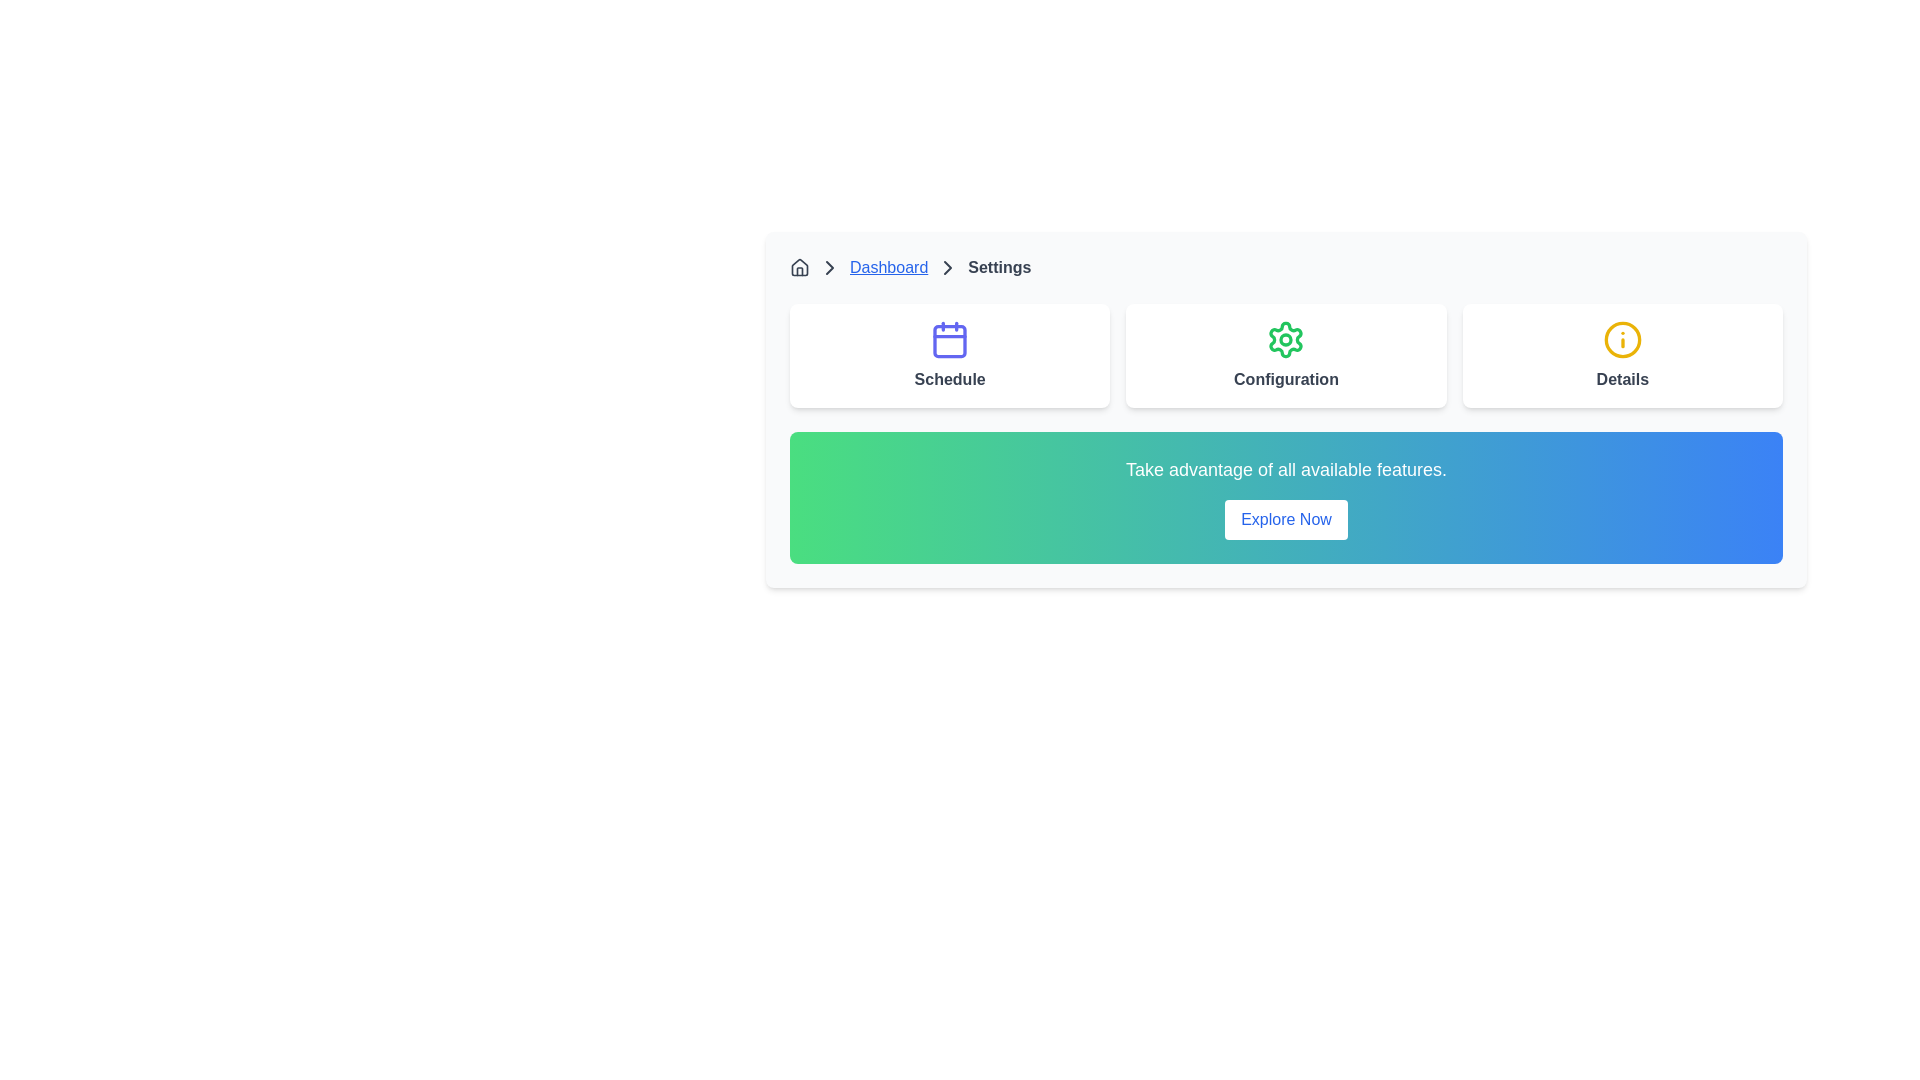 Image resolution: width=1920 pixels, height=1080 pixels. I want to click on the third card in the row, which features a white background, rounded corners, and contains an exclamation mark icon in a yellow circle above the text label 'Details', so click(1622, 354).